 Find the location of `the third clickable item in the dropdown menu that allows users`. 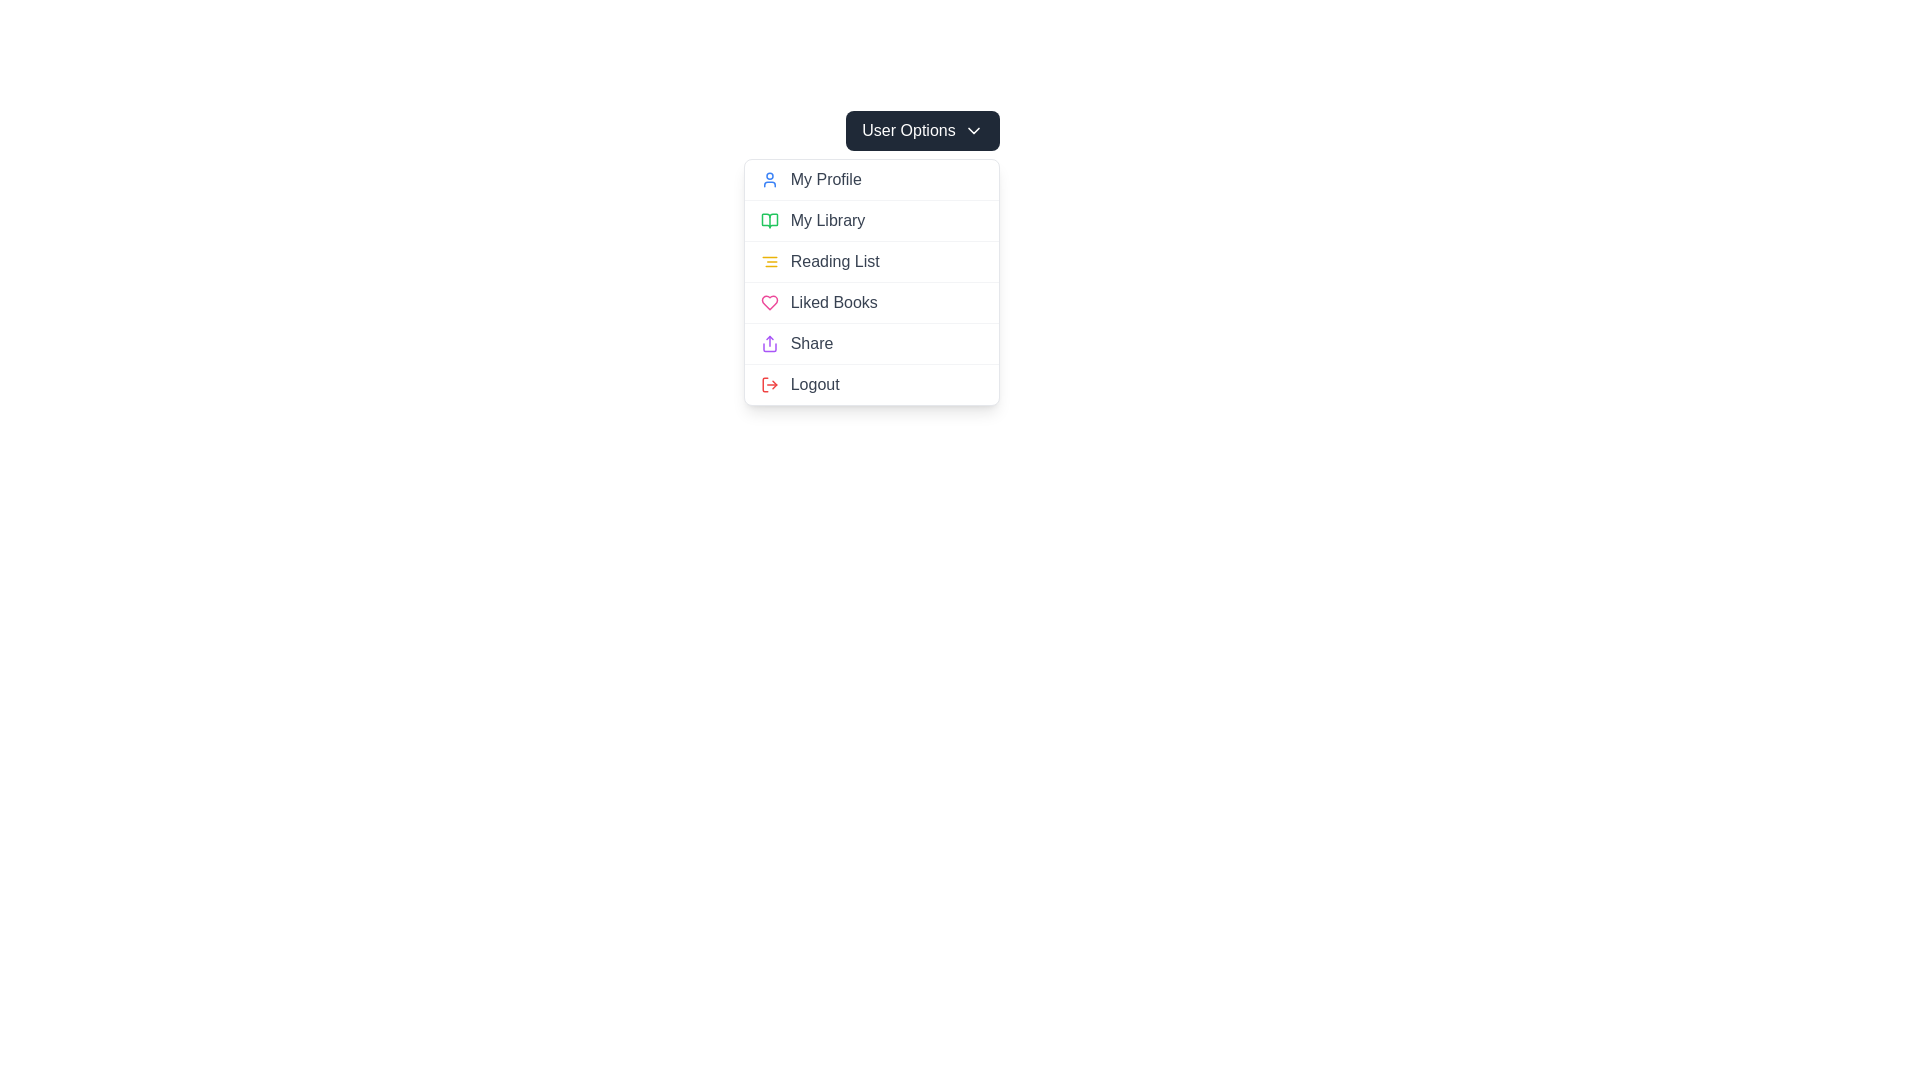

the third clickable item in the dropdown menu that allows users is located at coordinates (871, 261).